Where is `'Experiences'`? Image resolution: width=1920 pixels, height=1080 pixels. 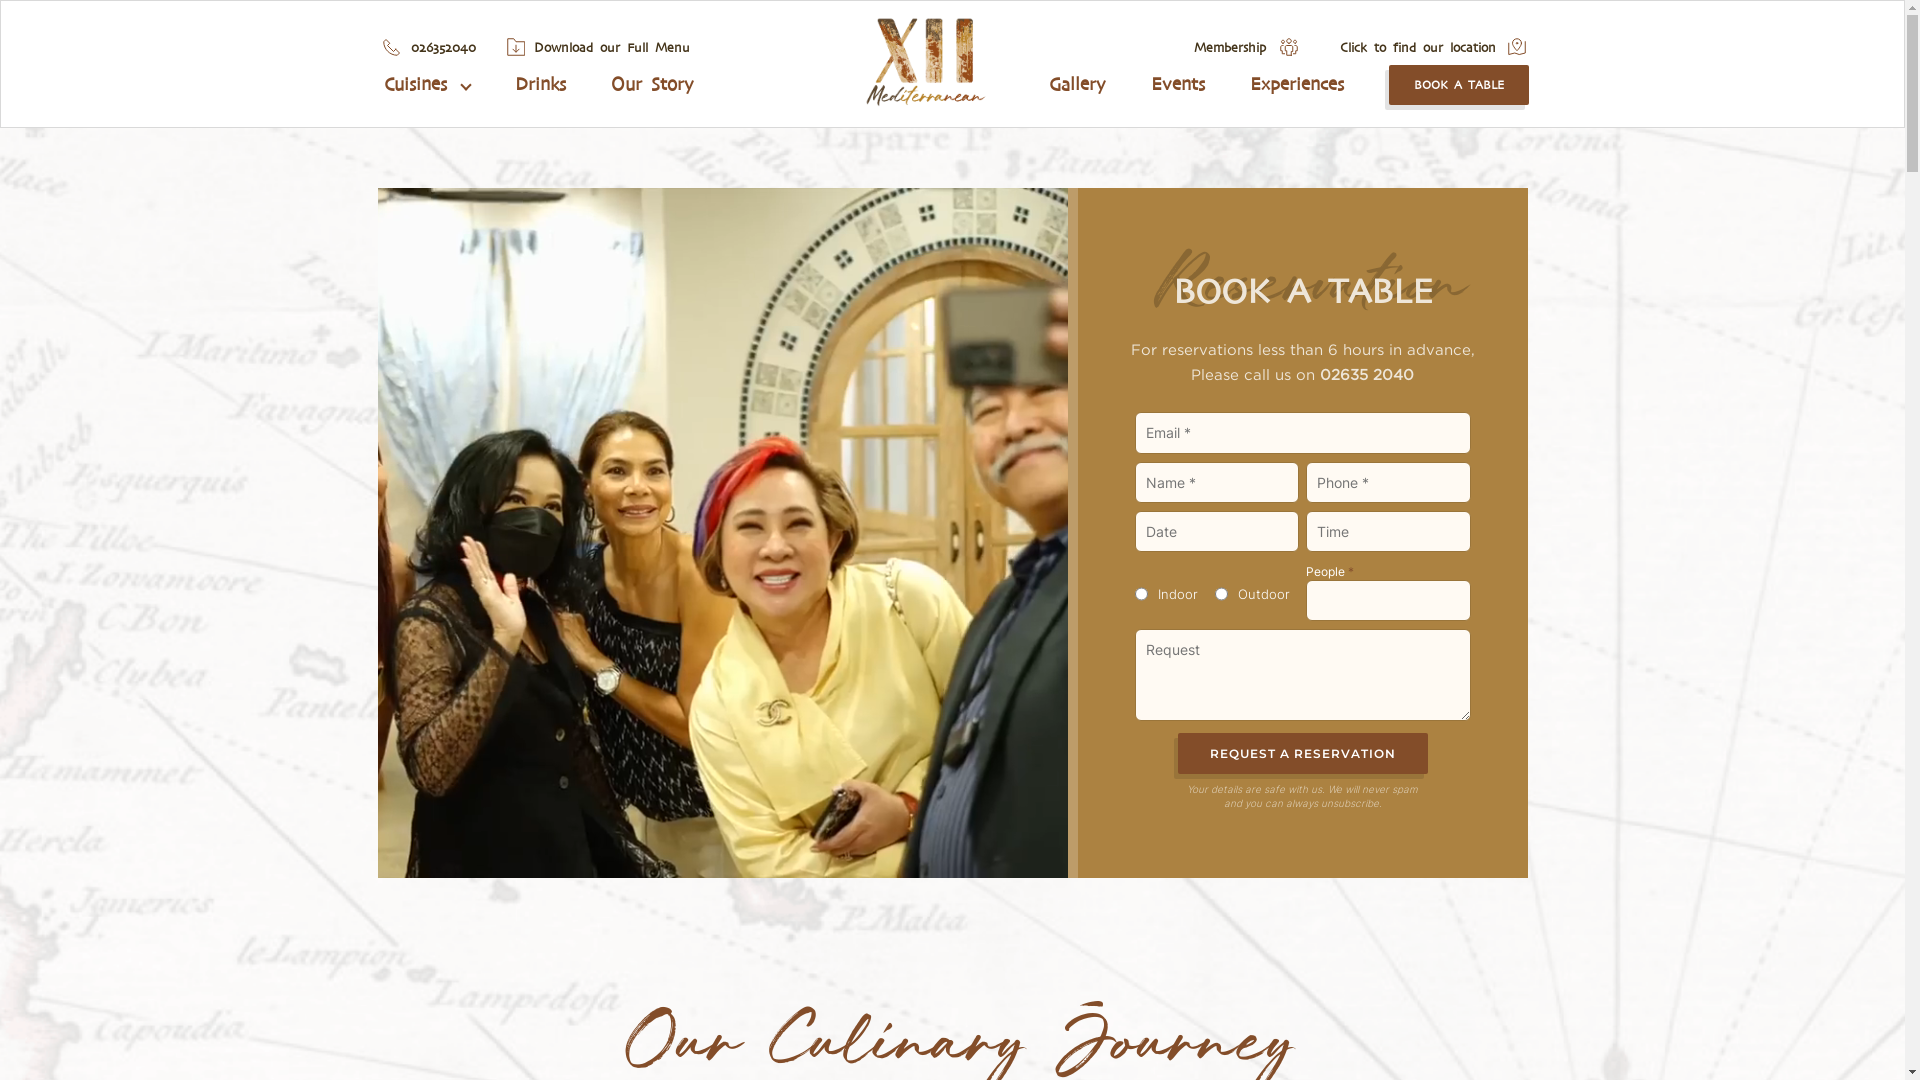 'Experiences' is located at coordinates (1296, 83).